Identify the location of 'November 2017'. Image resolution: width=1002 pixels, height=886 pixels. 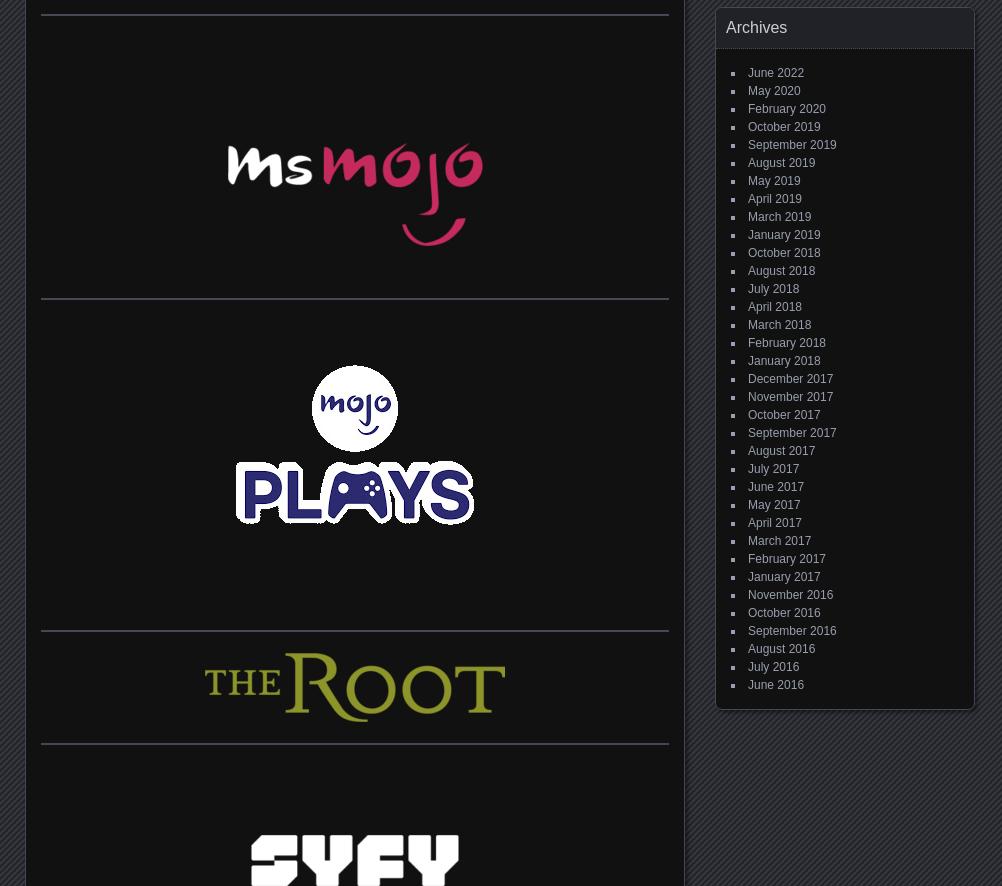
(789, 397).